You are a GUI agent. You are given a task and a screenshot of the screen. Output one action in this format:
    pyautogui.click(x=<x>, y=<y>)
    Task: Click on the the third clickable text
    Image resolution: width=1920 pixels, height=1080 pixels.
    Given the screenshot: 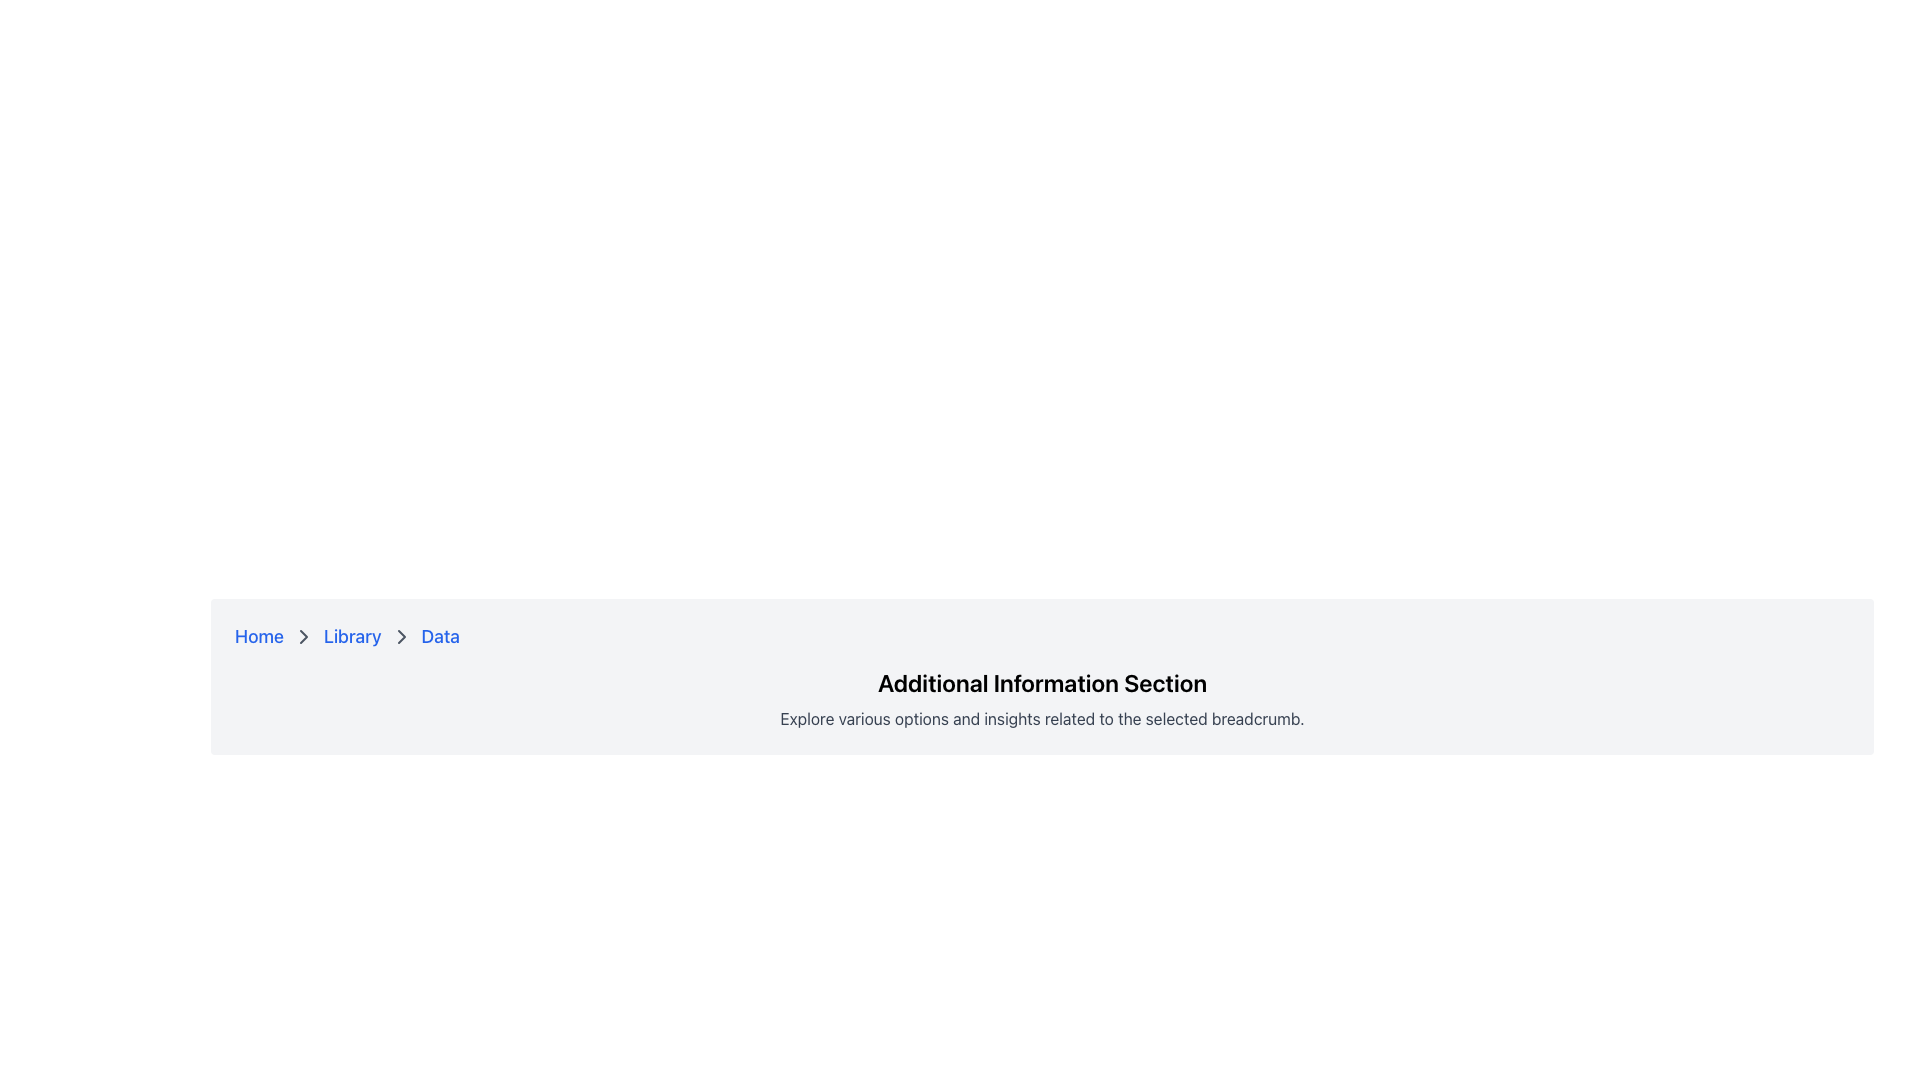 What is the action you would take?
    pyautogui.click(x=439, y=636)
    